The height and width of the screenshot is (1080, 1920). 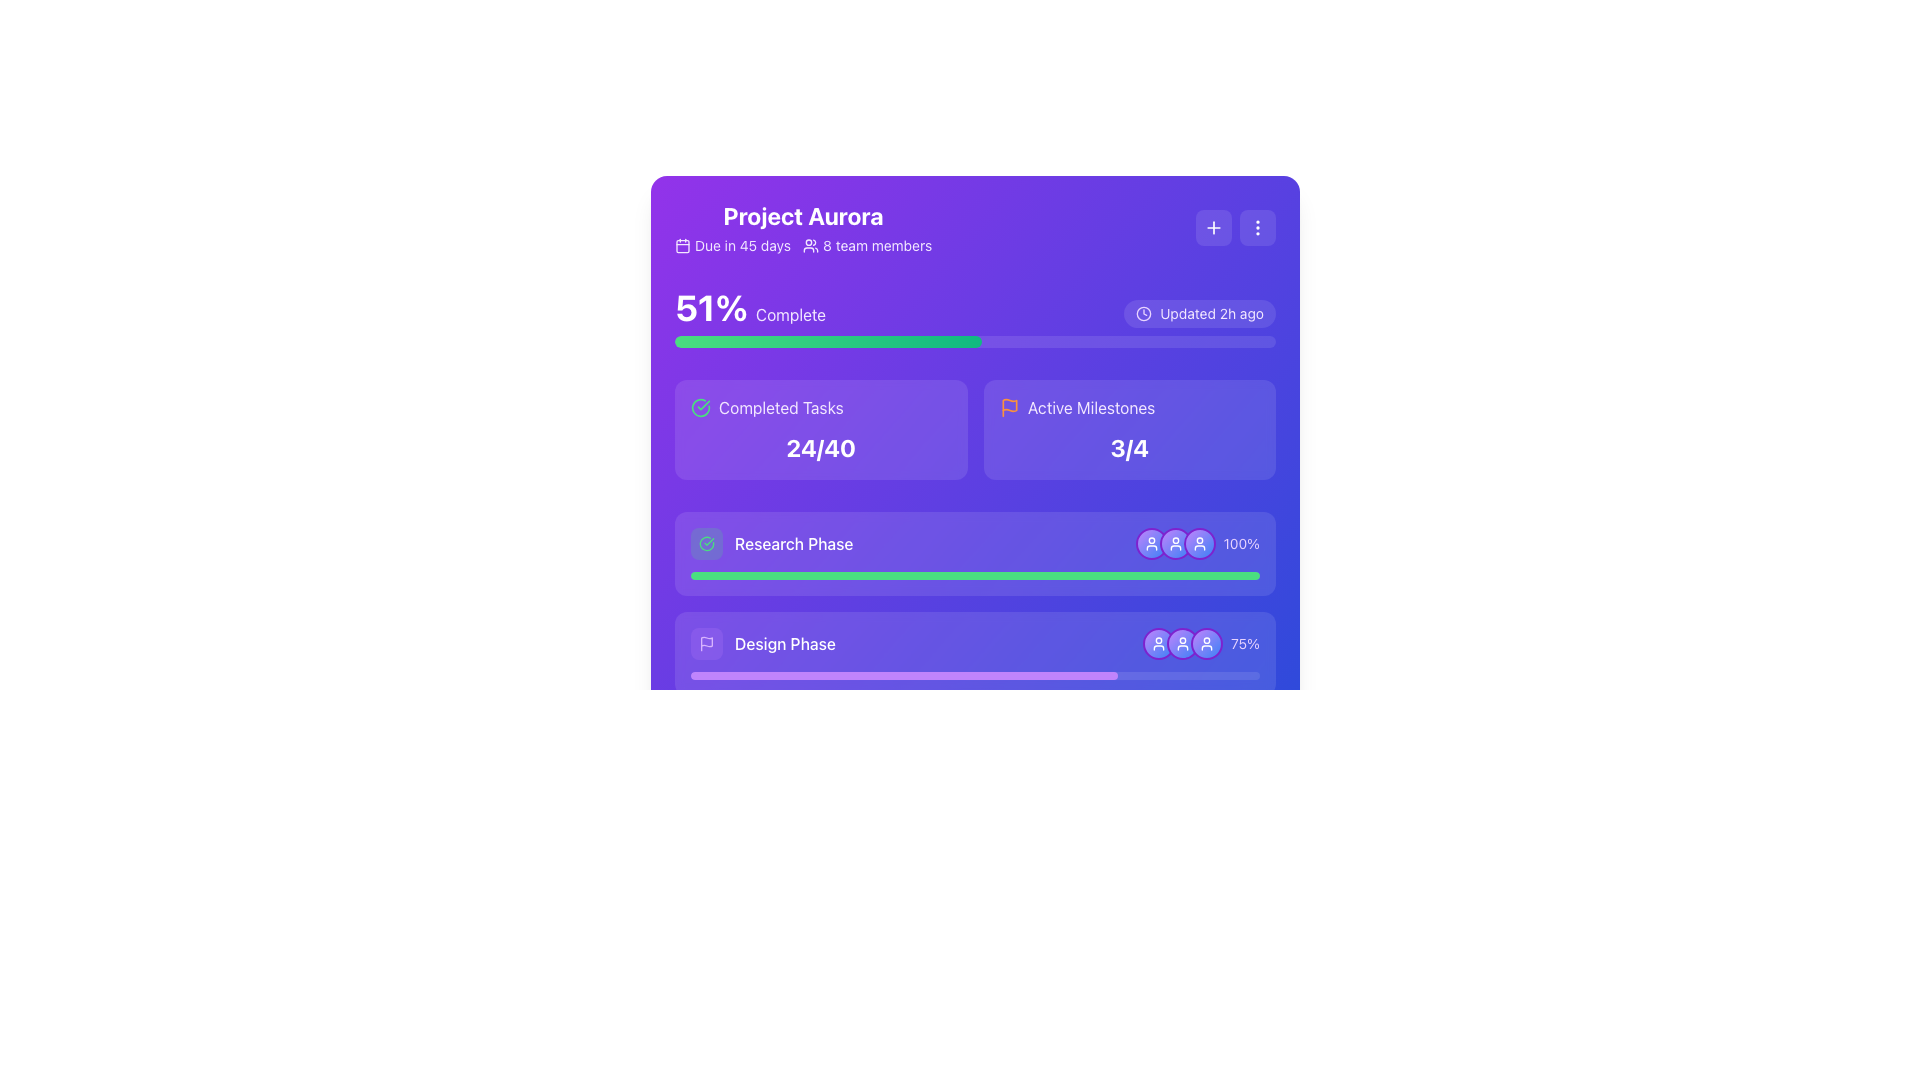 I want to click on displayed percentage value from the completion rate indicator text label located in the top-right corner of the 'Research Phase' section, so click(x=1197, y=543).